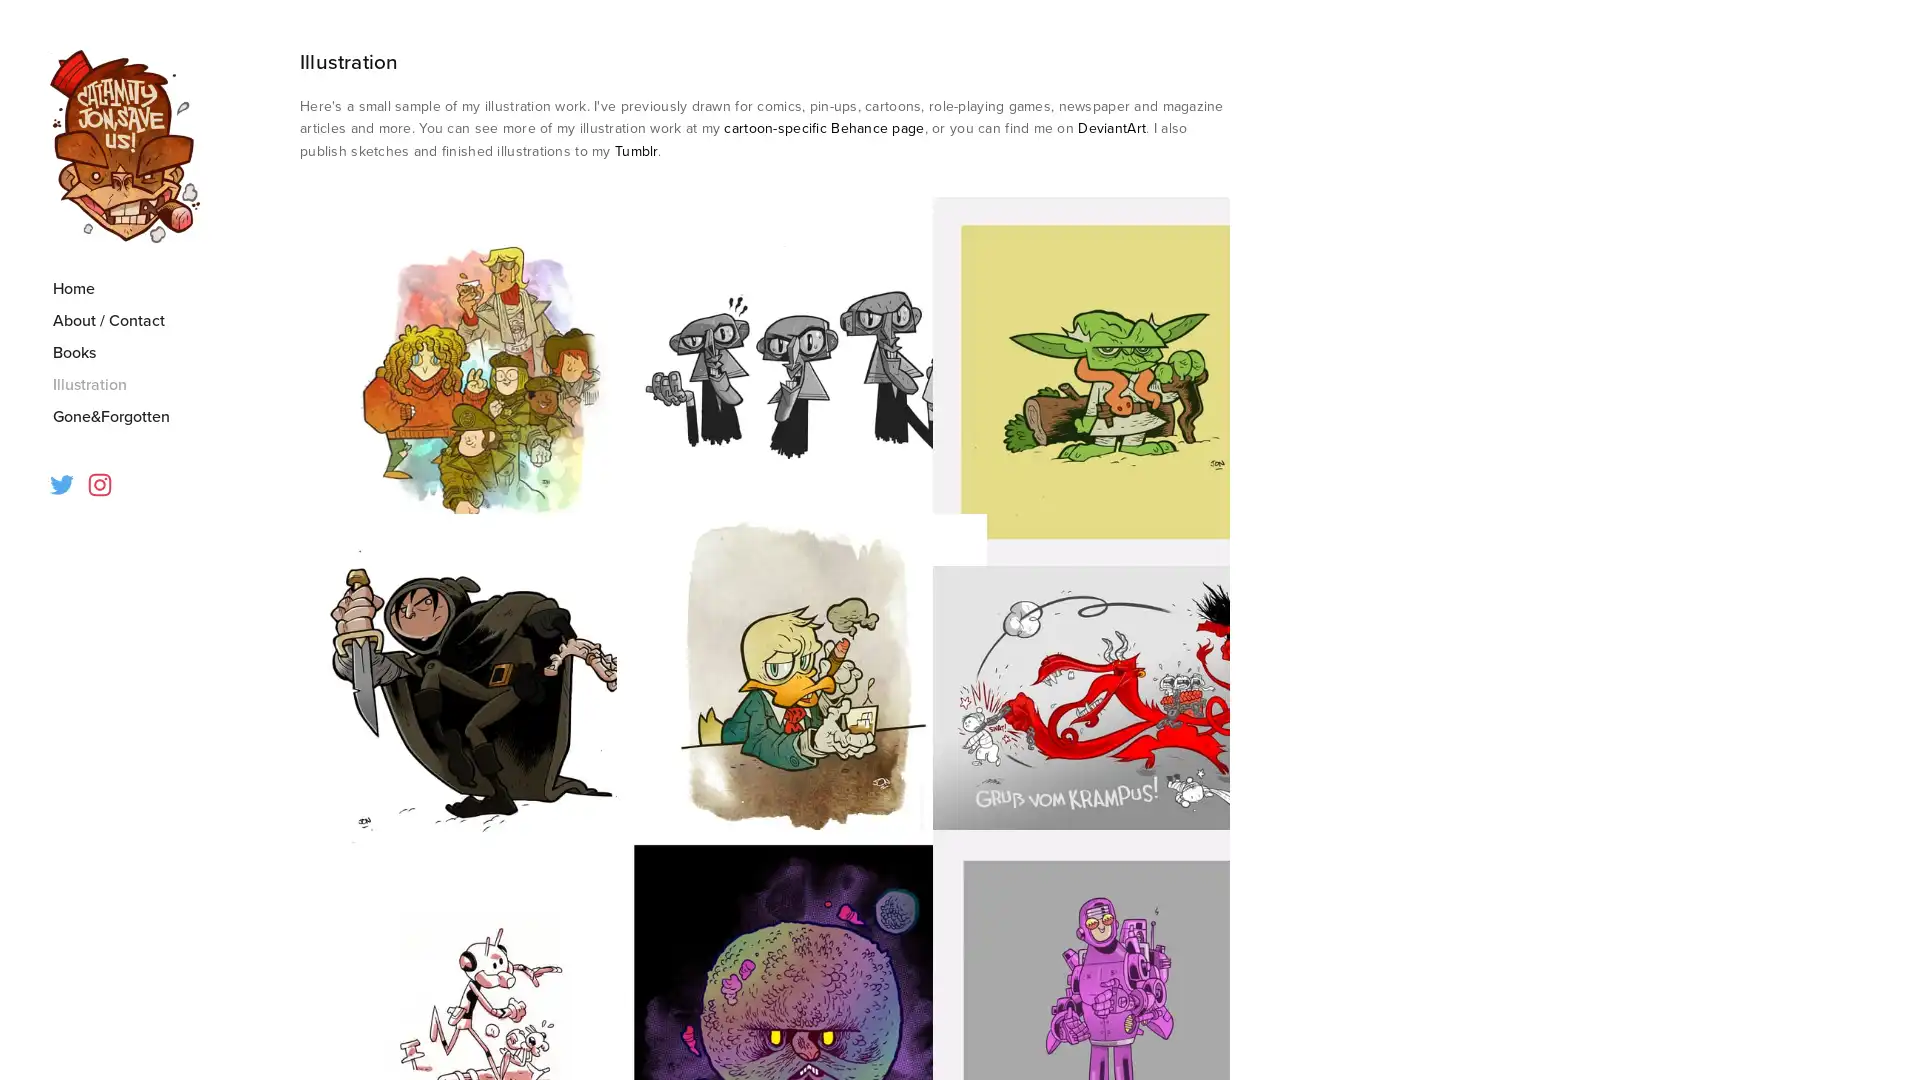 The image size is (1920, 1080). What do you see at coordinates (763, 661) in the screenshot?
I see `View fullsize illos05.jpg` at bounding box center [763, 661].